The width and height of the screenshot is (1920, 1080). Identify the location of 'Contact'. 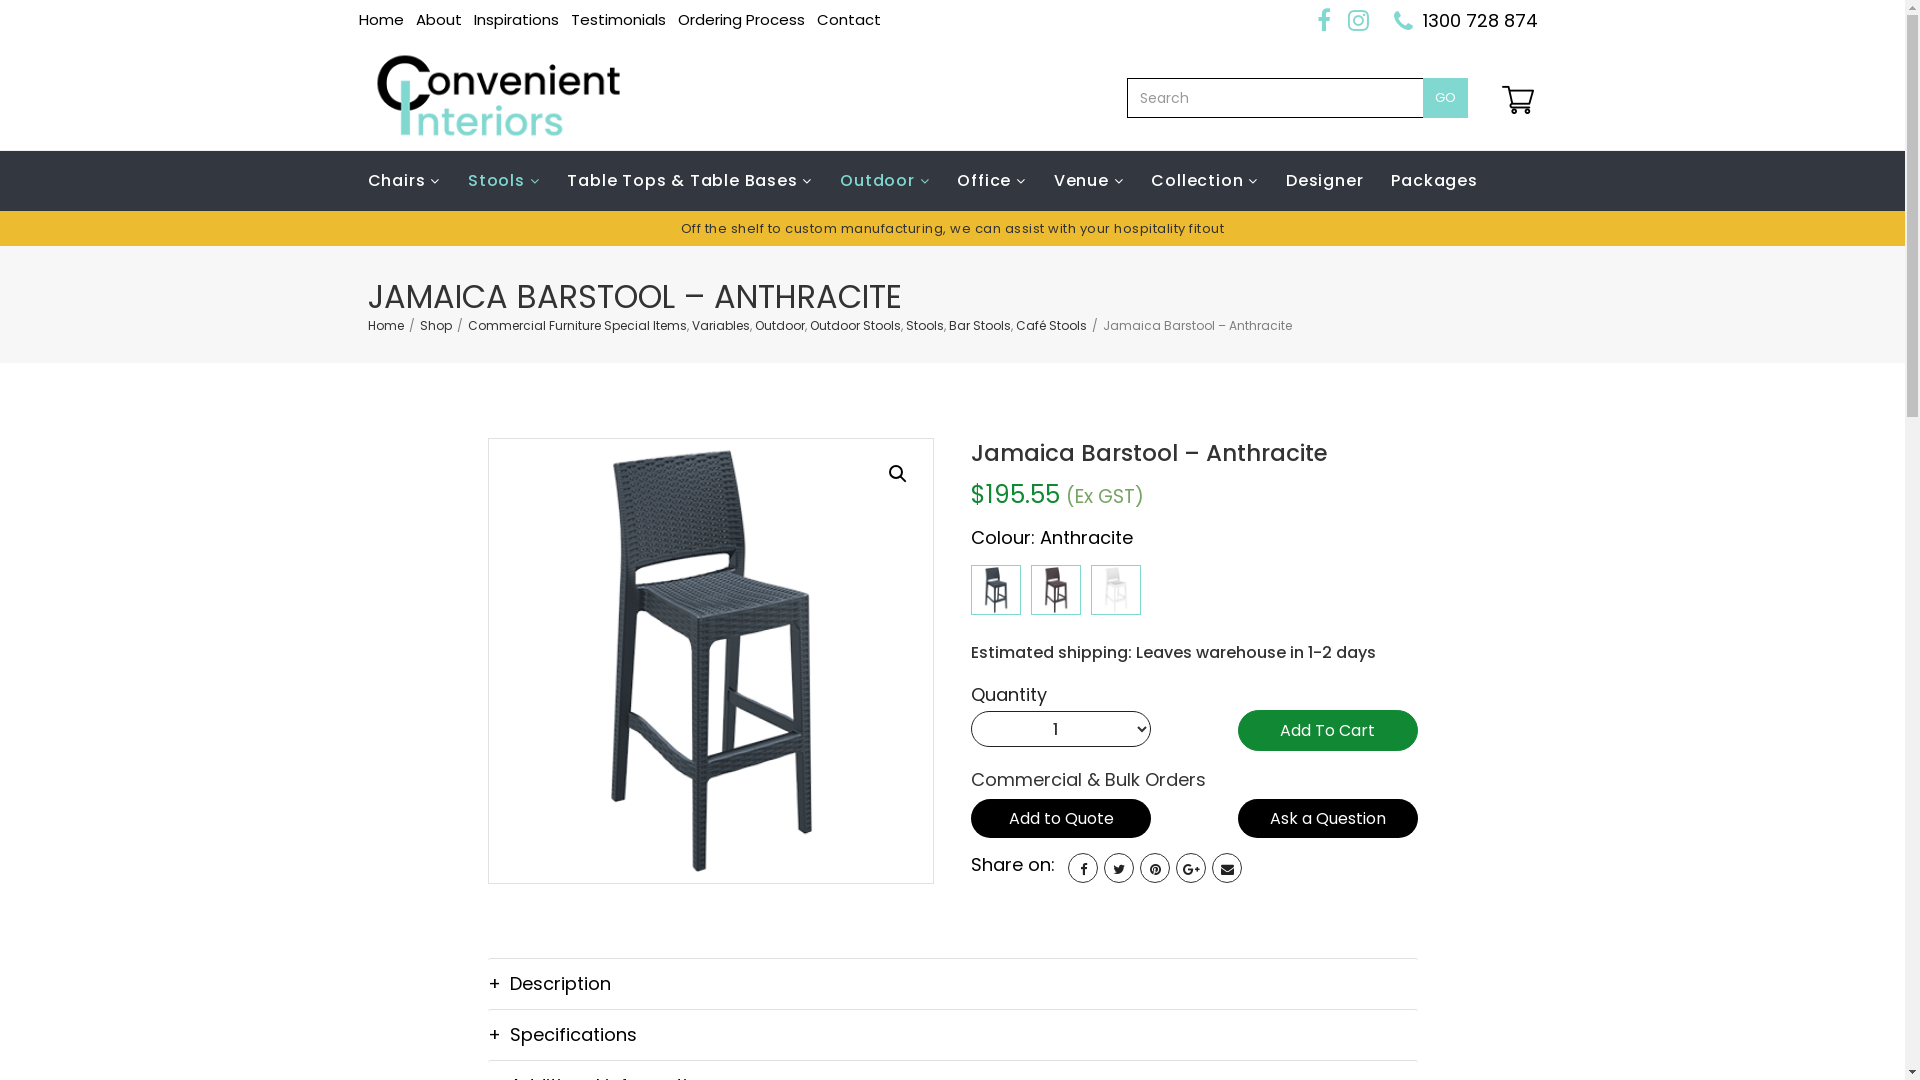
(848, 19).